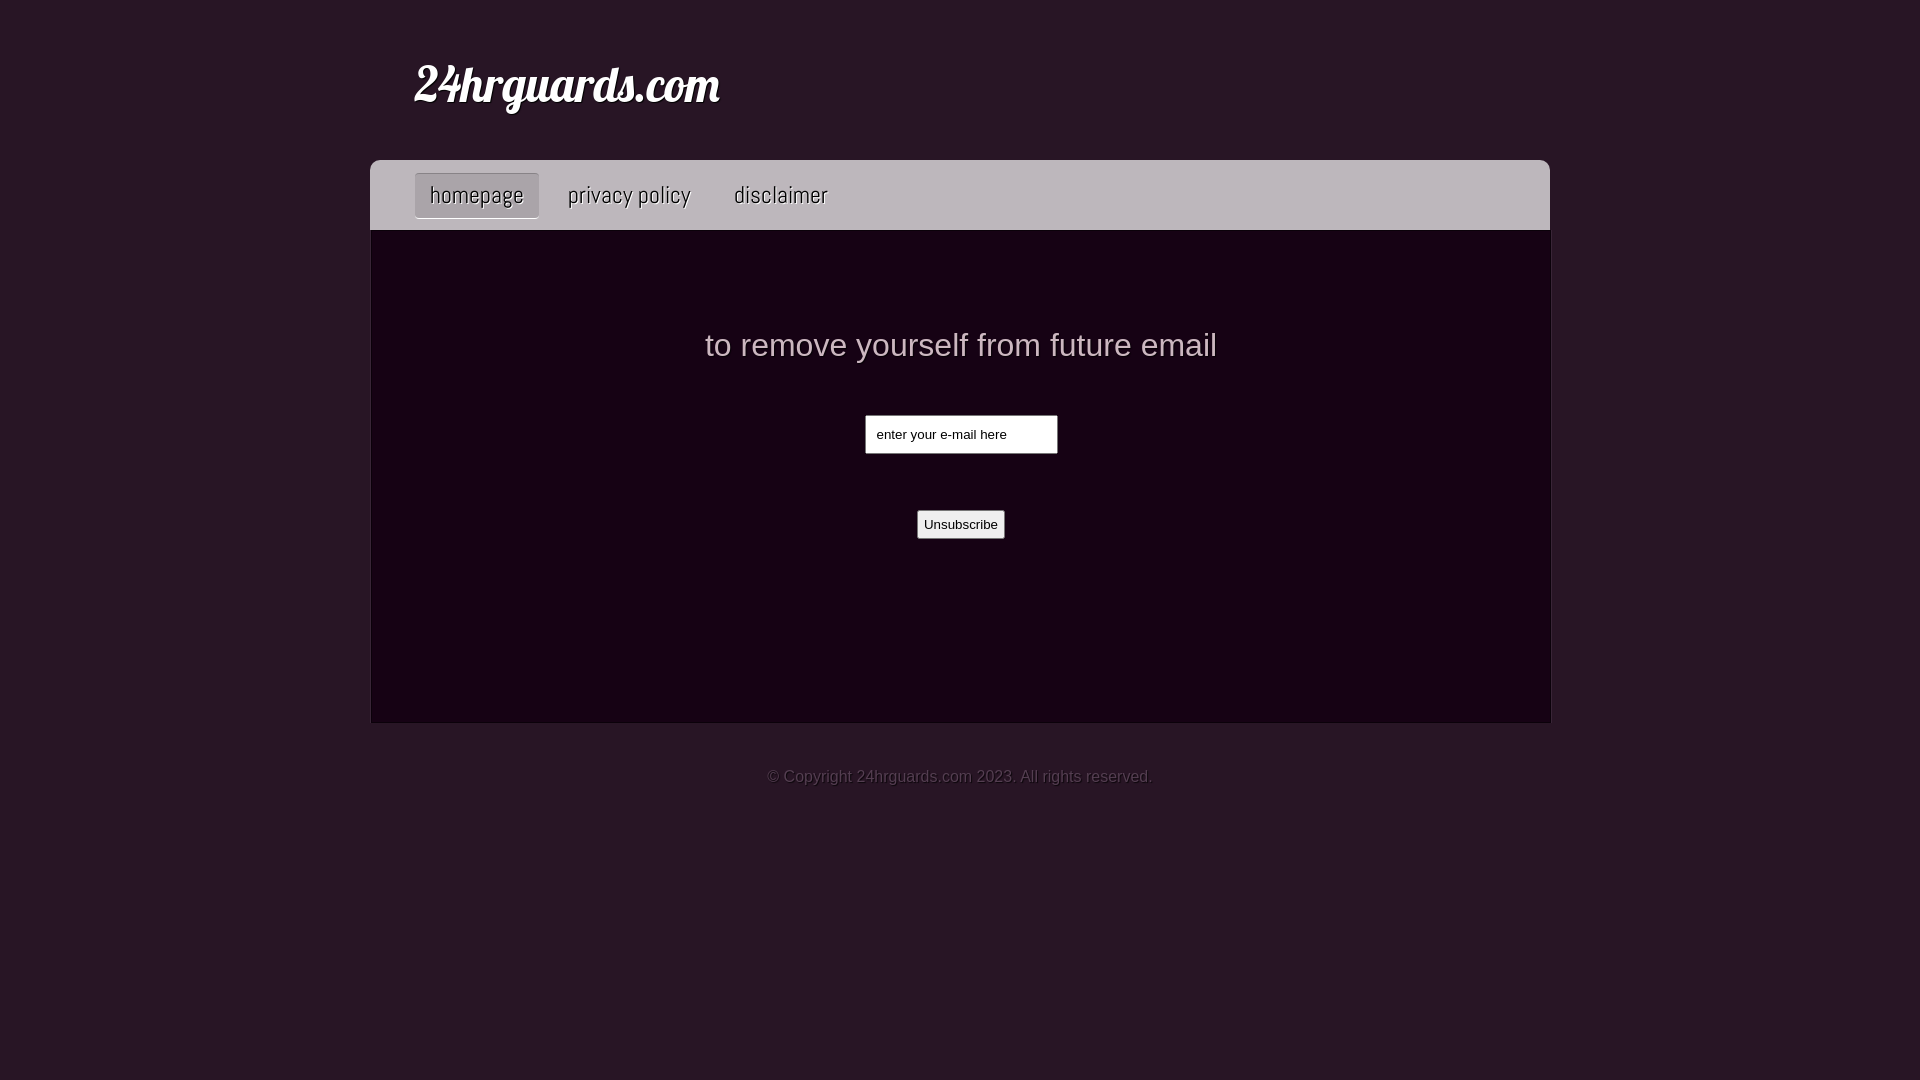 The image size is (1920, 1080). I want to click on 'homepage', so click(475, 194).